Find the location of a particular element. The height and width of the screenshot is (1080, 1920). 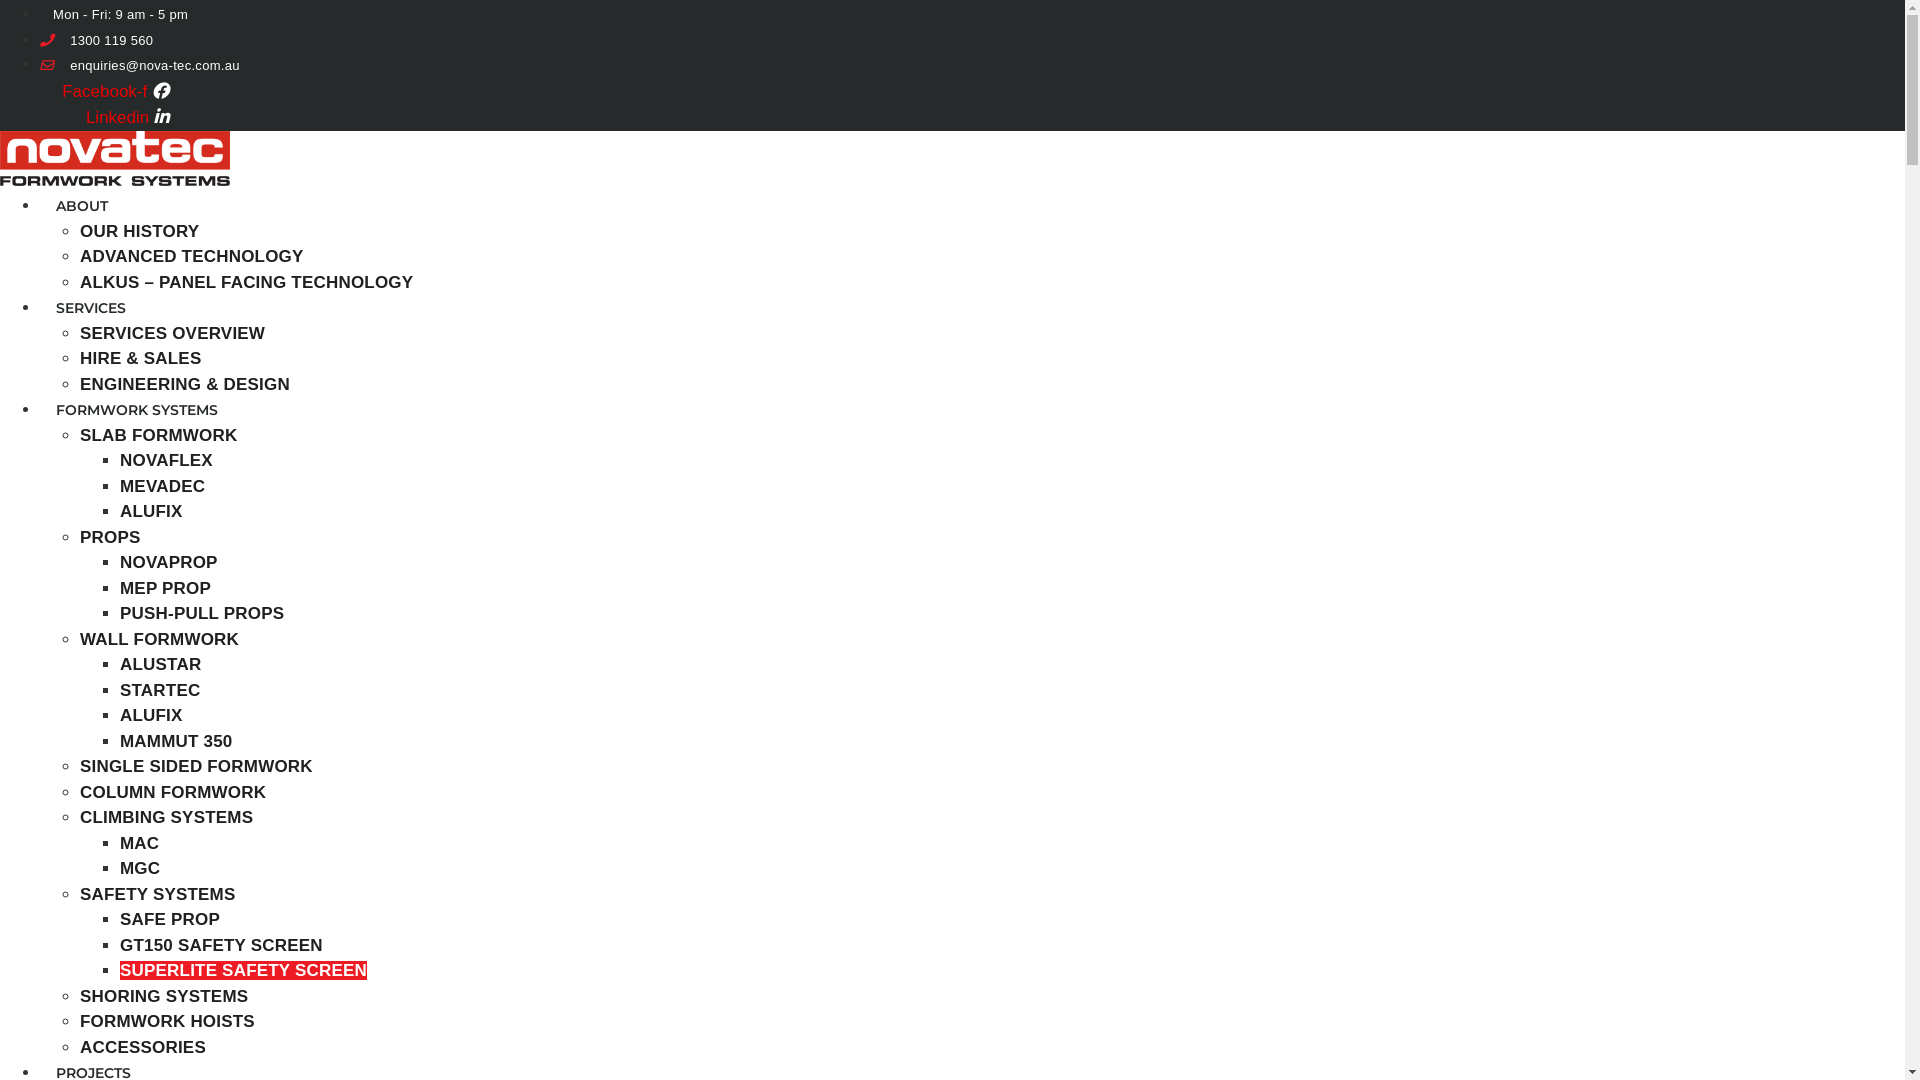

'COLUMN FORMWORK' is located at coordinates (172, 791).